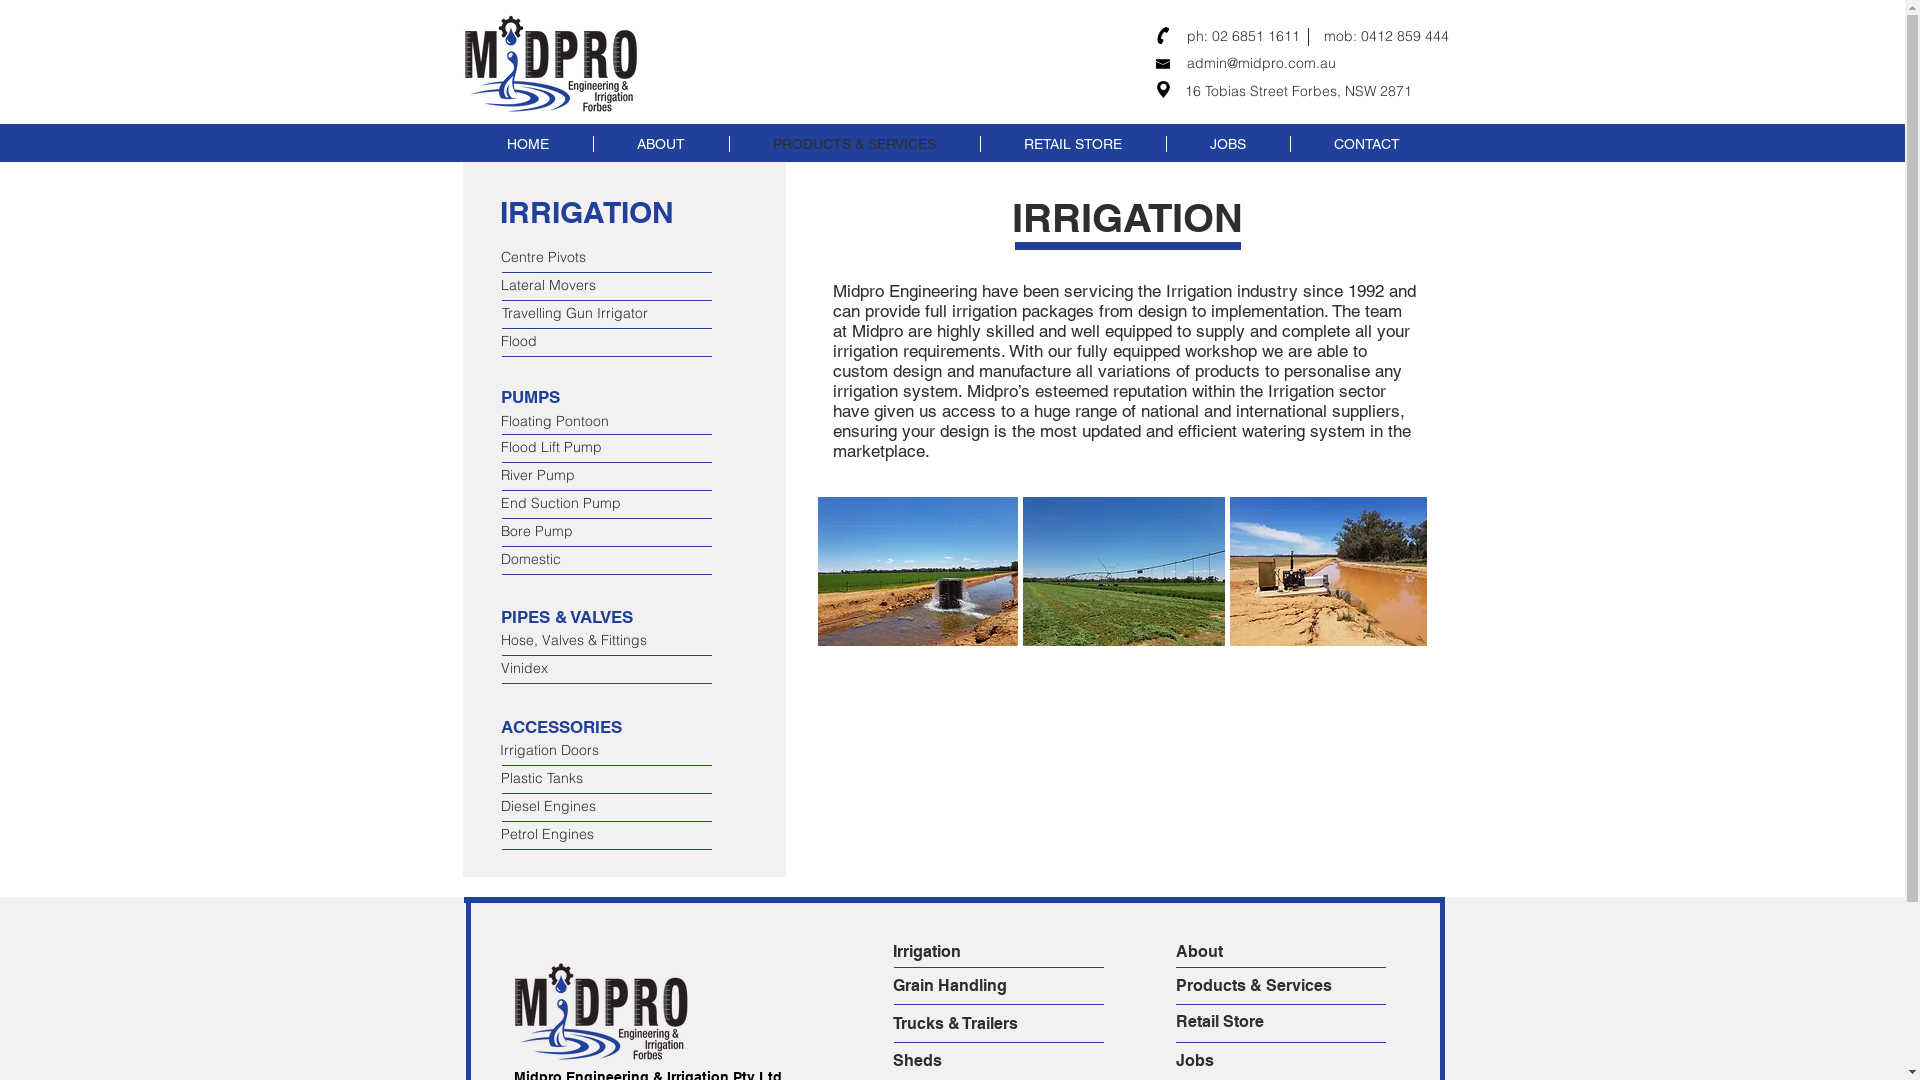 The image size is (1920, 1080). Describe the element at coordinates (1365, 142) in the screenshot. I see `'CONTACT'` at that location.